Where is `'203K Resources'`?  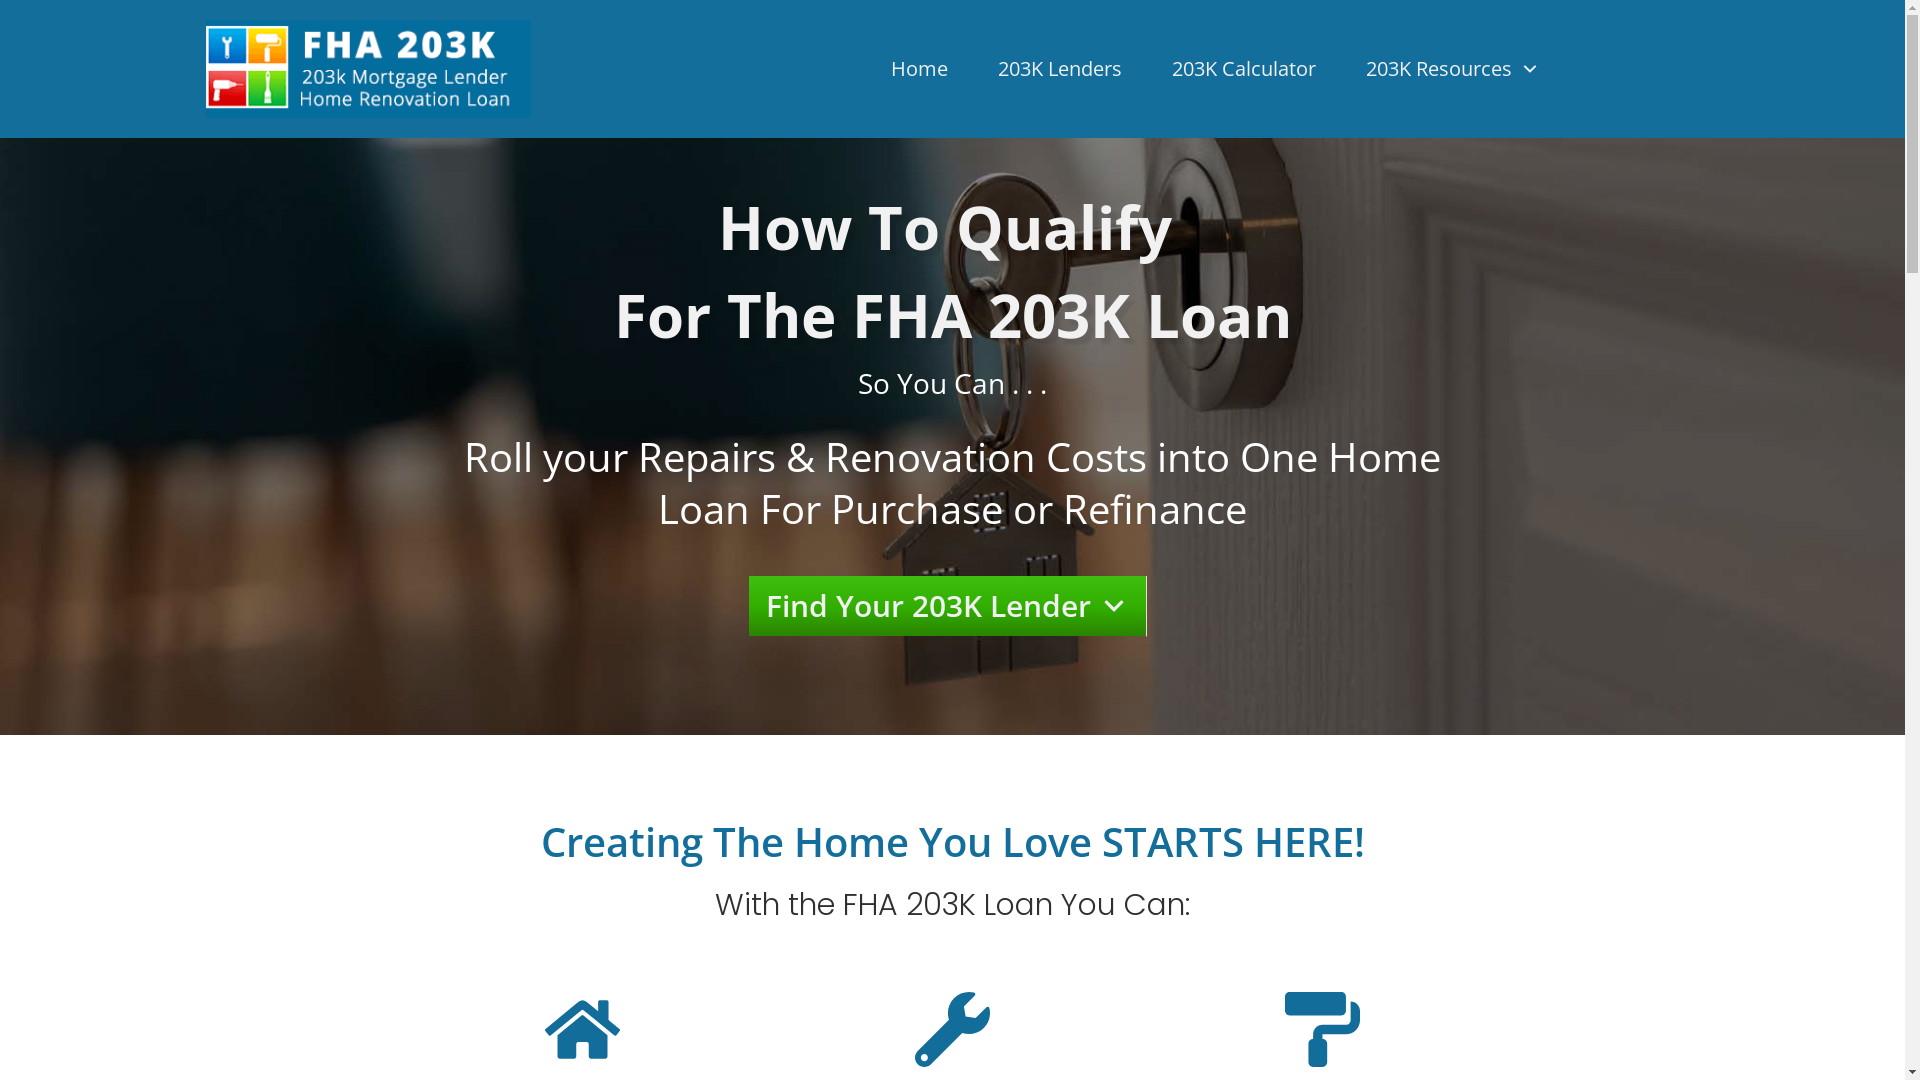 '203K Resources' is located at coordinates (1453, 68).